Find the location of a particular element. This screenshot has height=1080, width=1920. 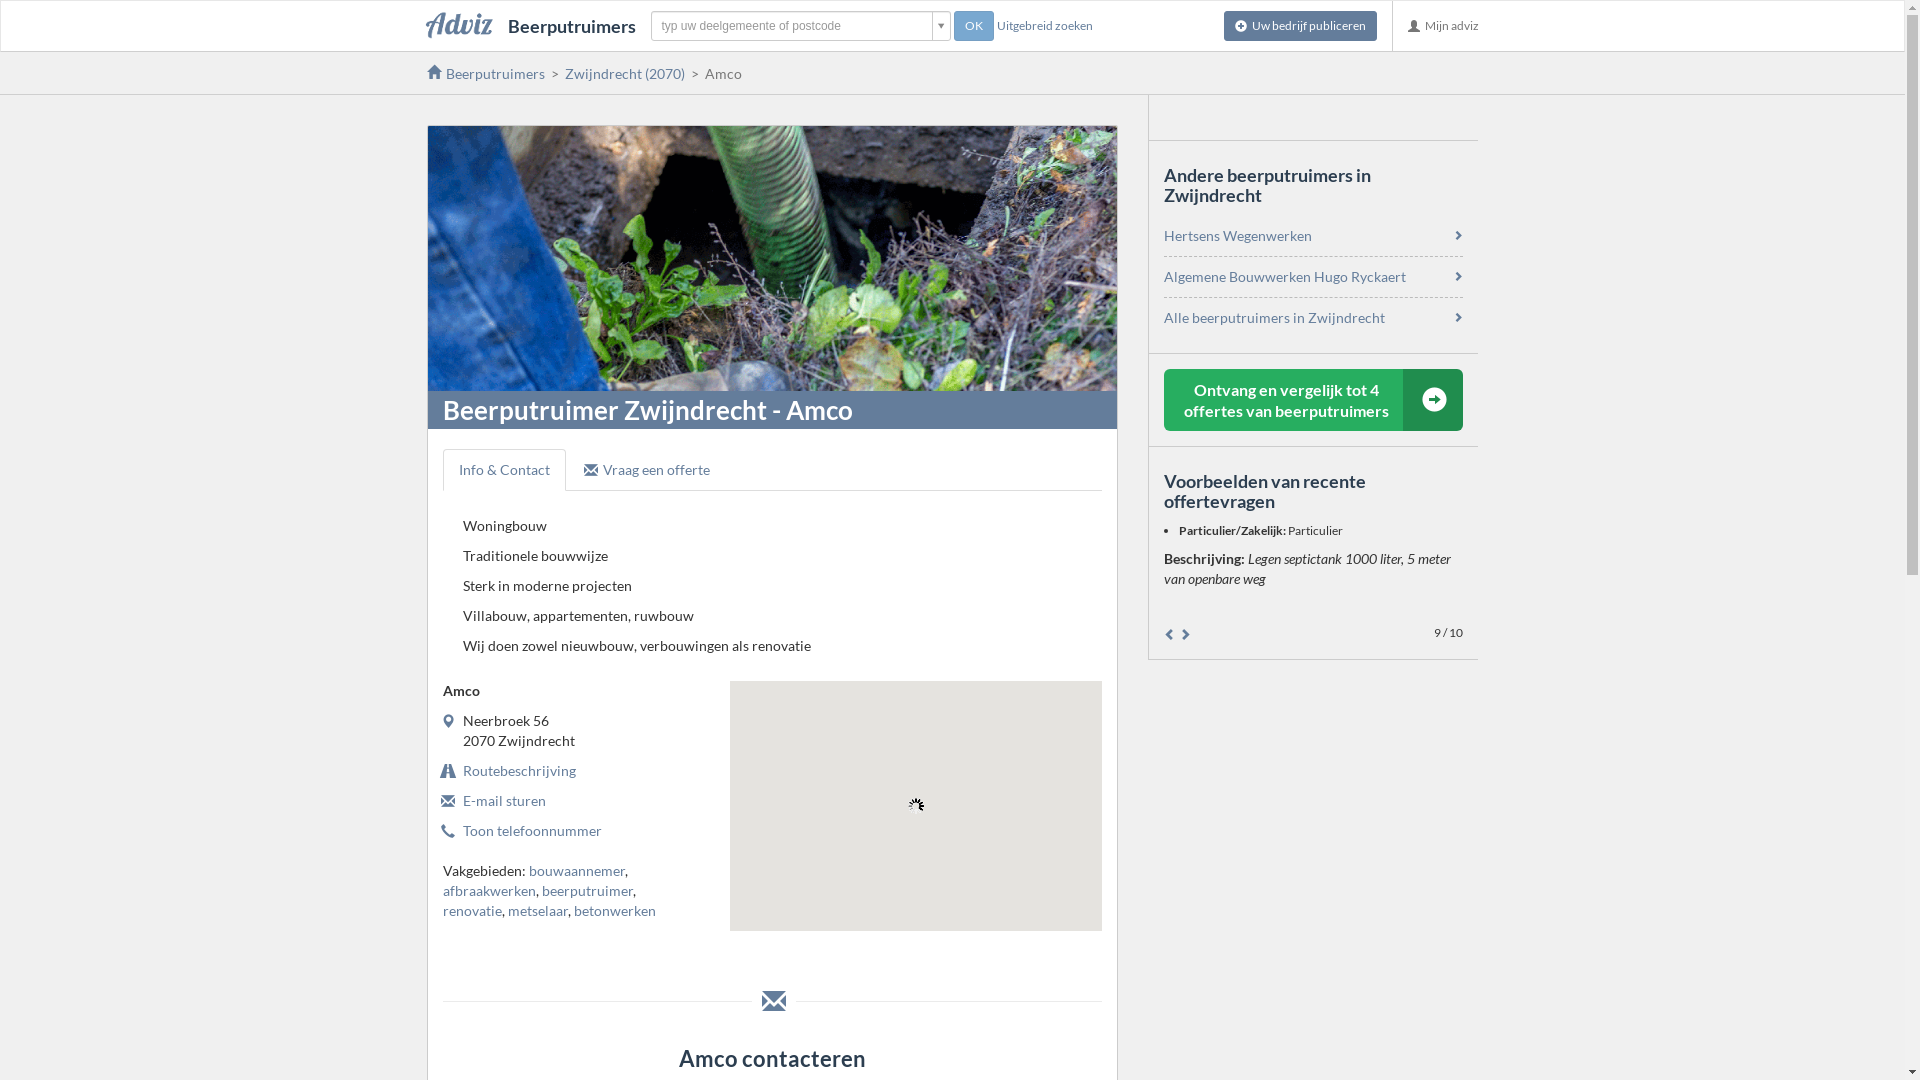

'betonwerken' is located at coordinates (613, 910).